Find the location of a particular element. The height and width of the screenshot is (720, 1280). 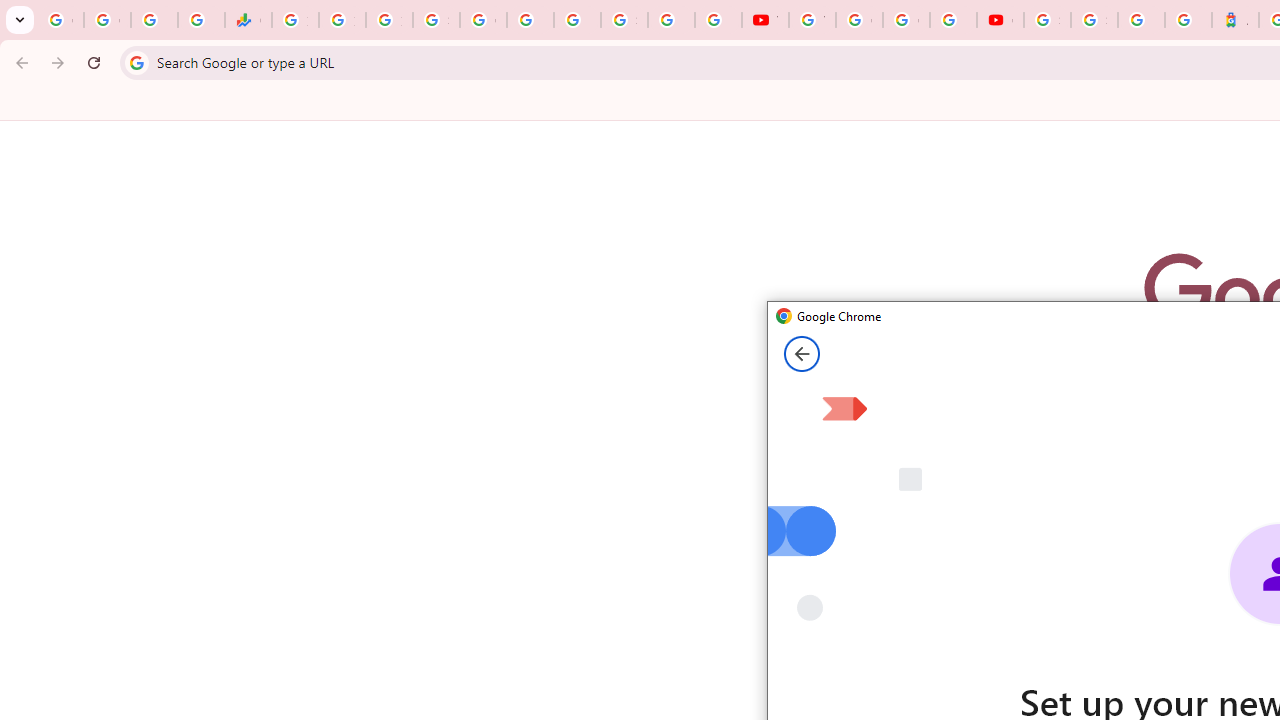

'Google Account Help' is located at coordinates (859, 20).